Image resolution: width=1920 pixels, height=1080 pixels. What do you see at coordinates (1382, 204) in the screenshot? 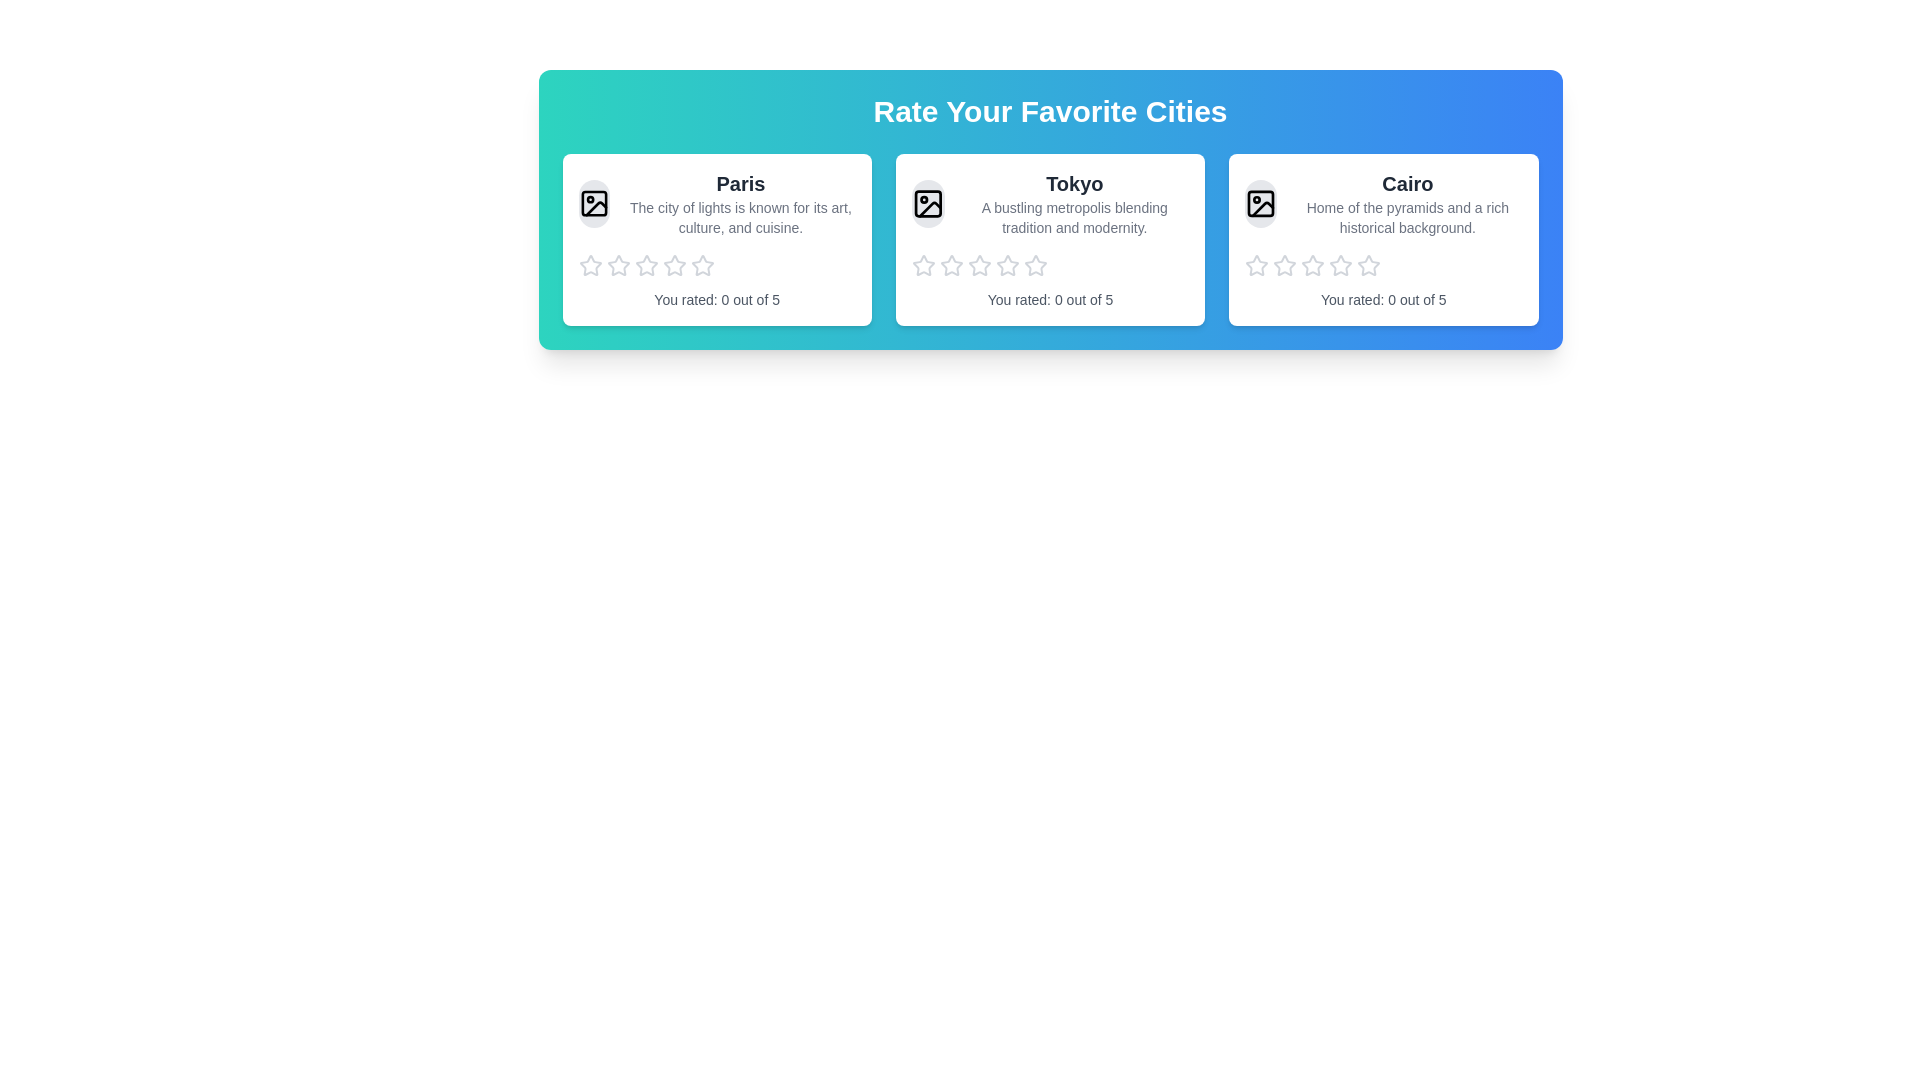
I see `text content of the text block titled 'Cairo', which describes it as 'Home of the pyramids and a rich historical background.'` at bounding box center [1382, 204].